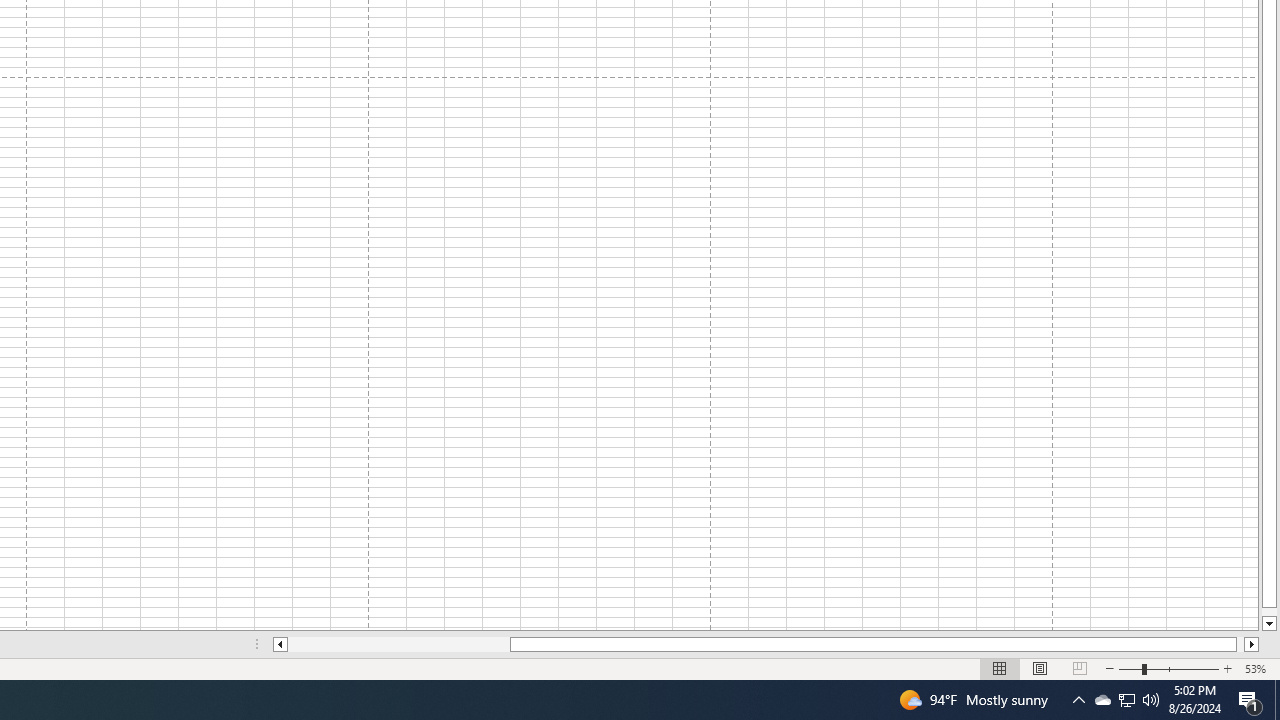 Image resolution: width=1280 pixels, height=720 pixels. What do you see at coordinates (1078, 669) in the screenshot?
I see `'Page Break Preview'` at bounding box center [1078, 669].